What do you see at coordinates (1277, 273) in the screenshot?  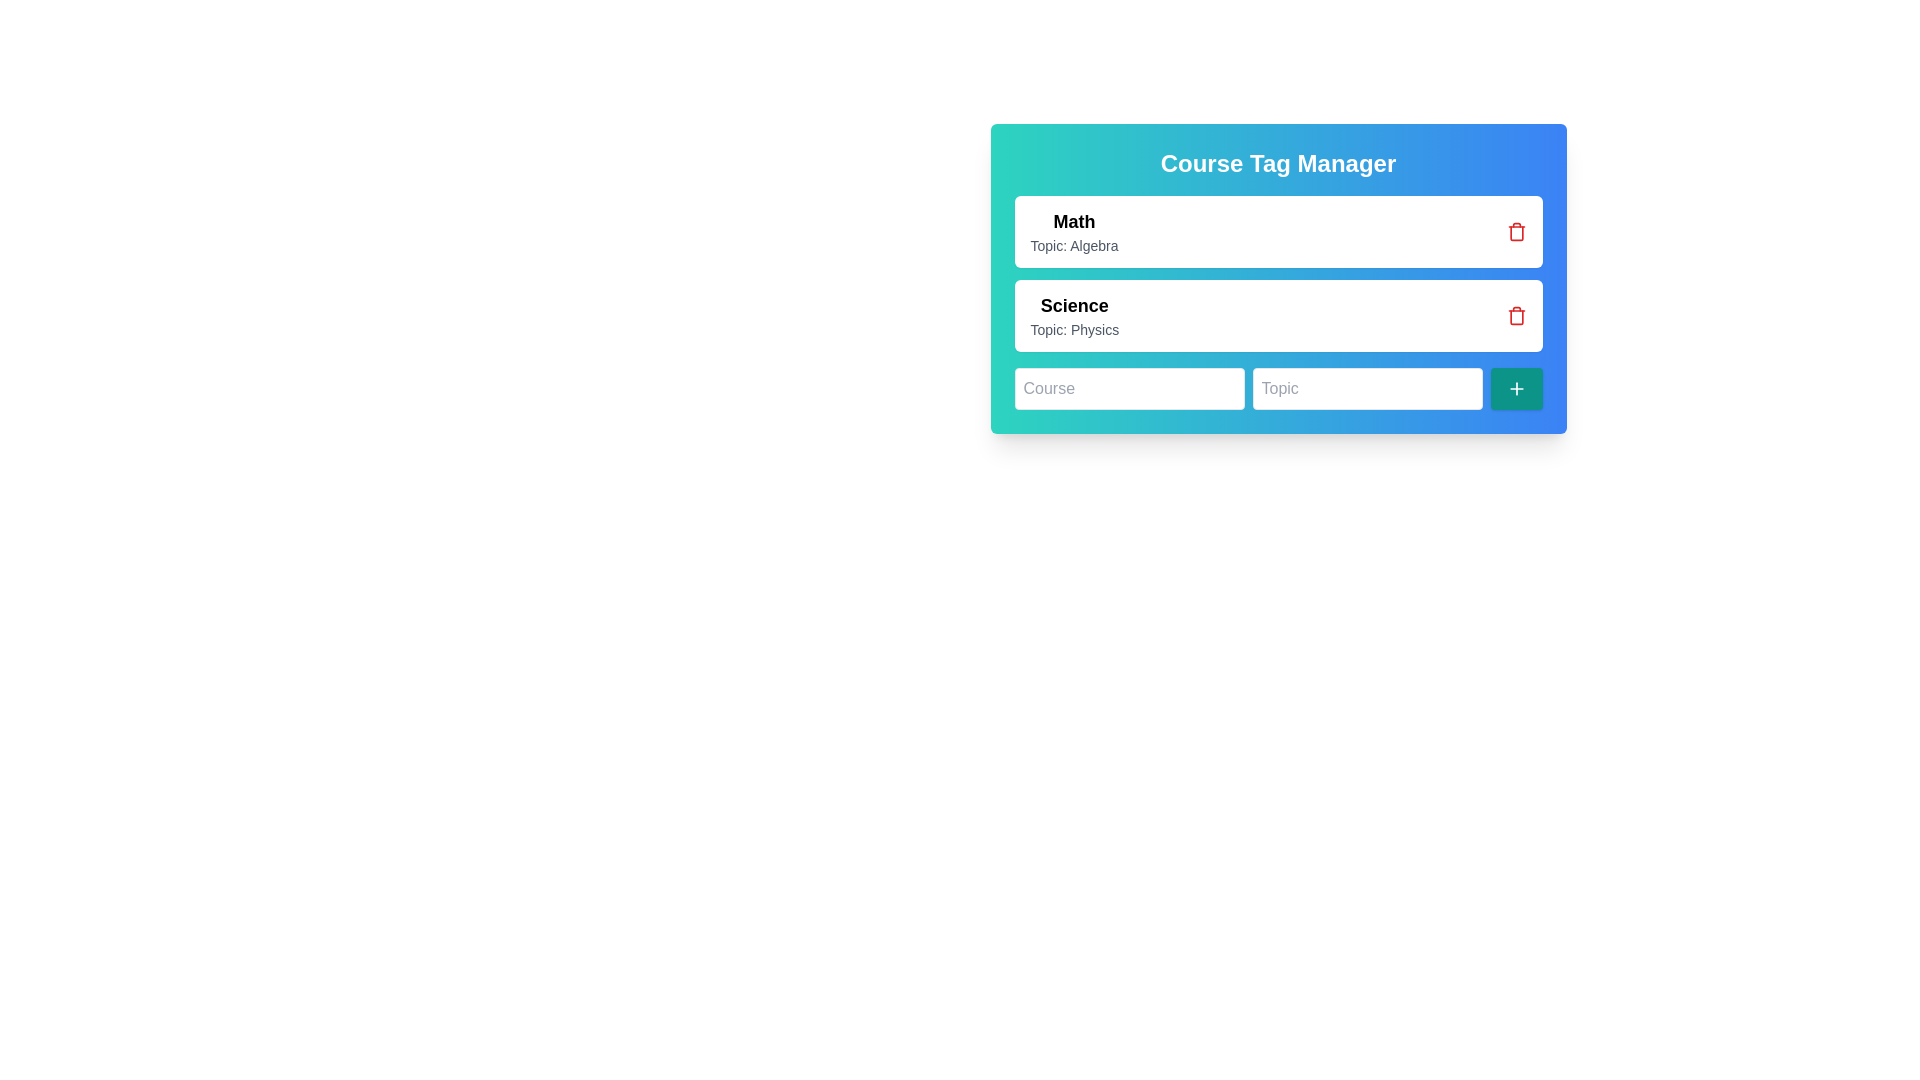 I see `the course topic row in the List with action elements` at bounding box center [1277, 273].